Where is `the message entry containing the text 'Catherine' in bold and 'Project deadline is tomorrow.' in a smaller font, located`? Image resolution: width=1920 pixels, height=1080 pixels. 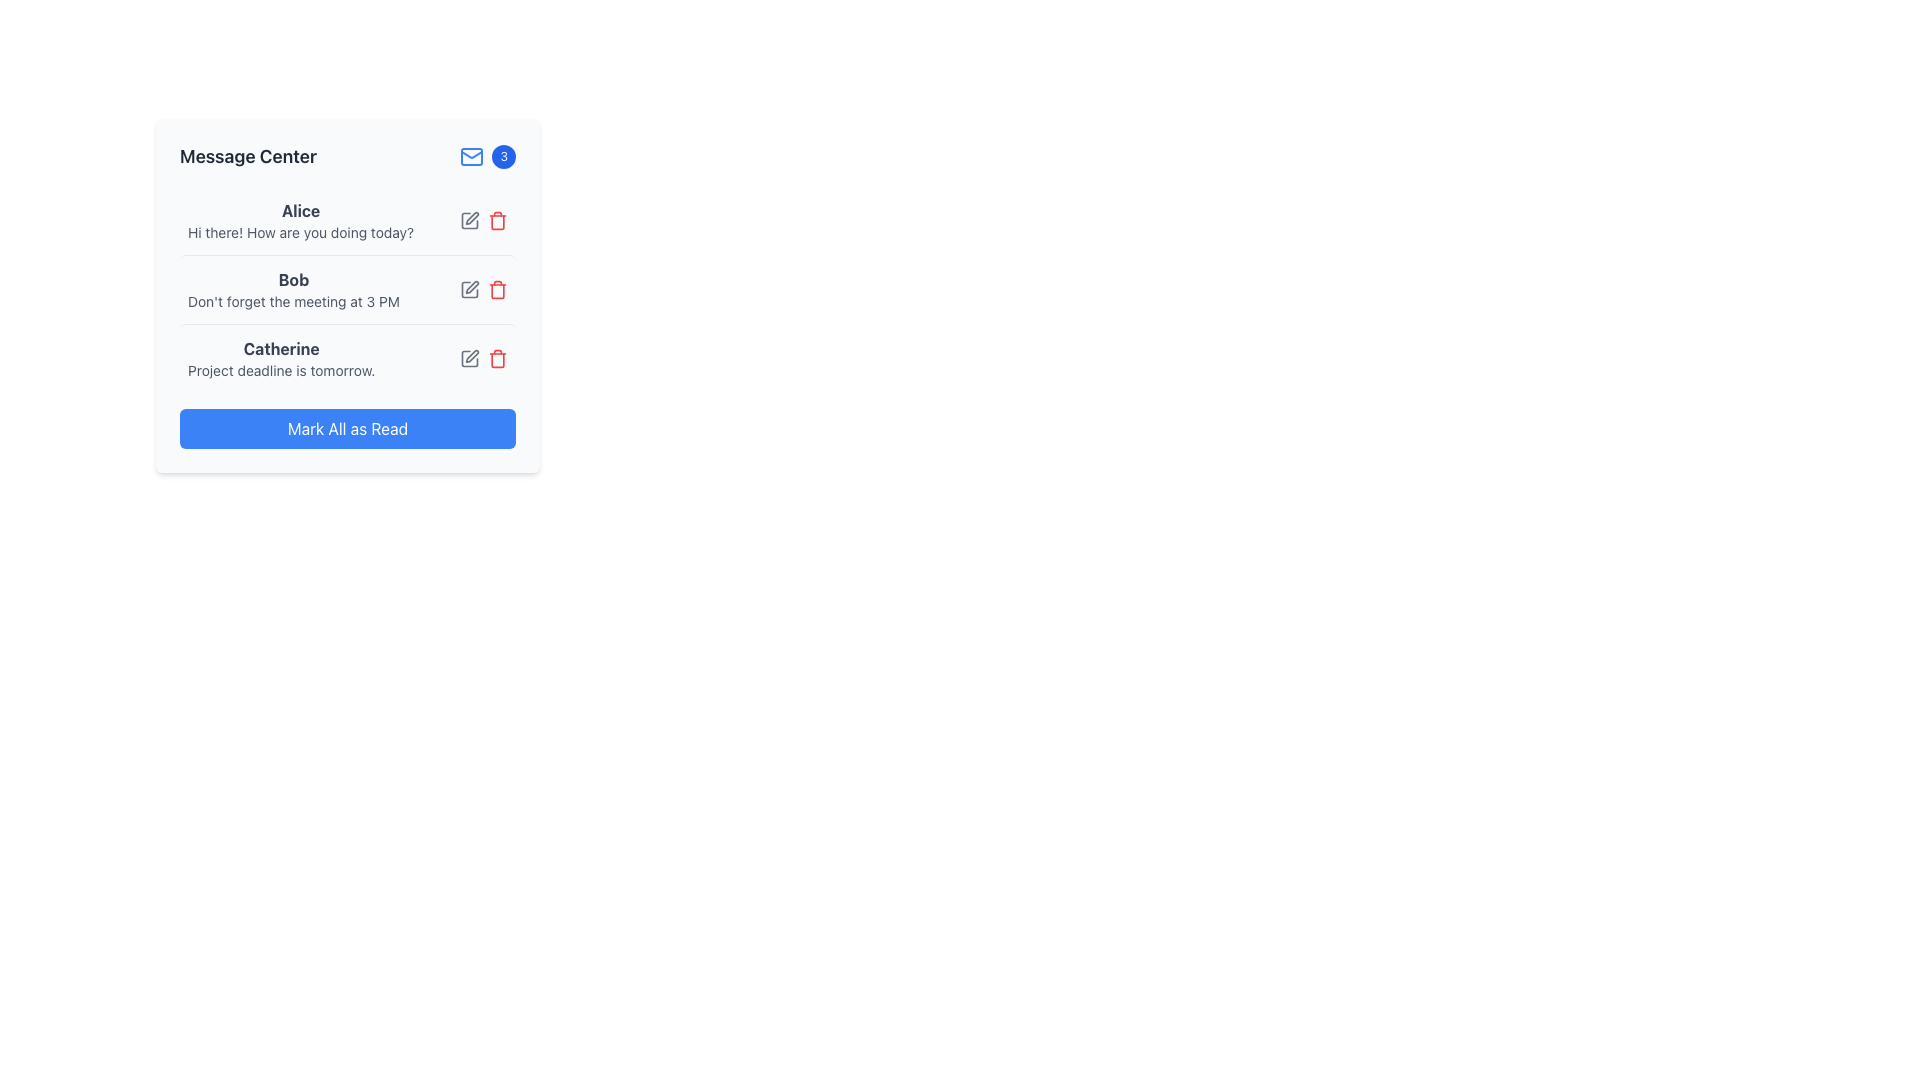 the message entry containing the text 'Catherine' in bold and 'Project deadline is tomorrow.' in a smaller font, located is located at coordinates (347, 357).